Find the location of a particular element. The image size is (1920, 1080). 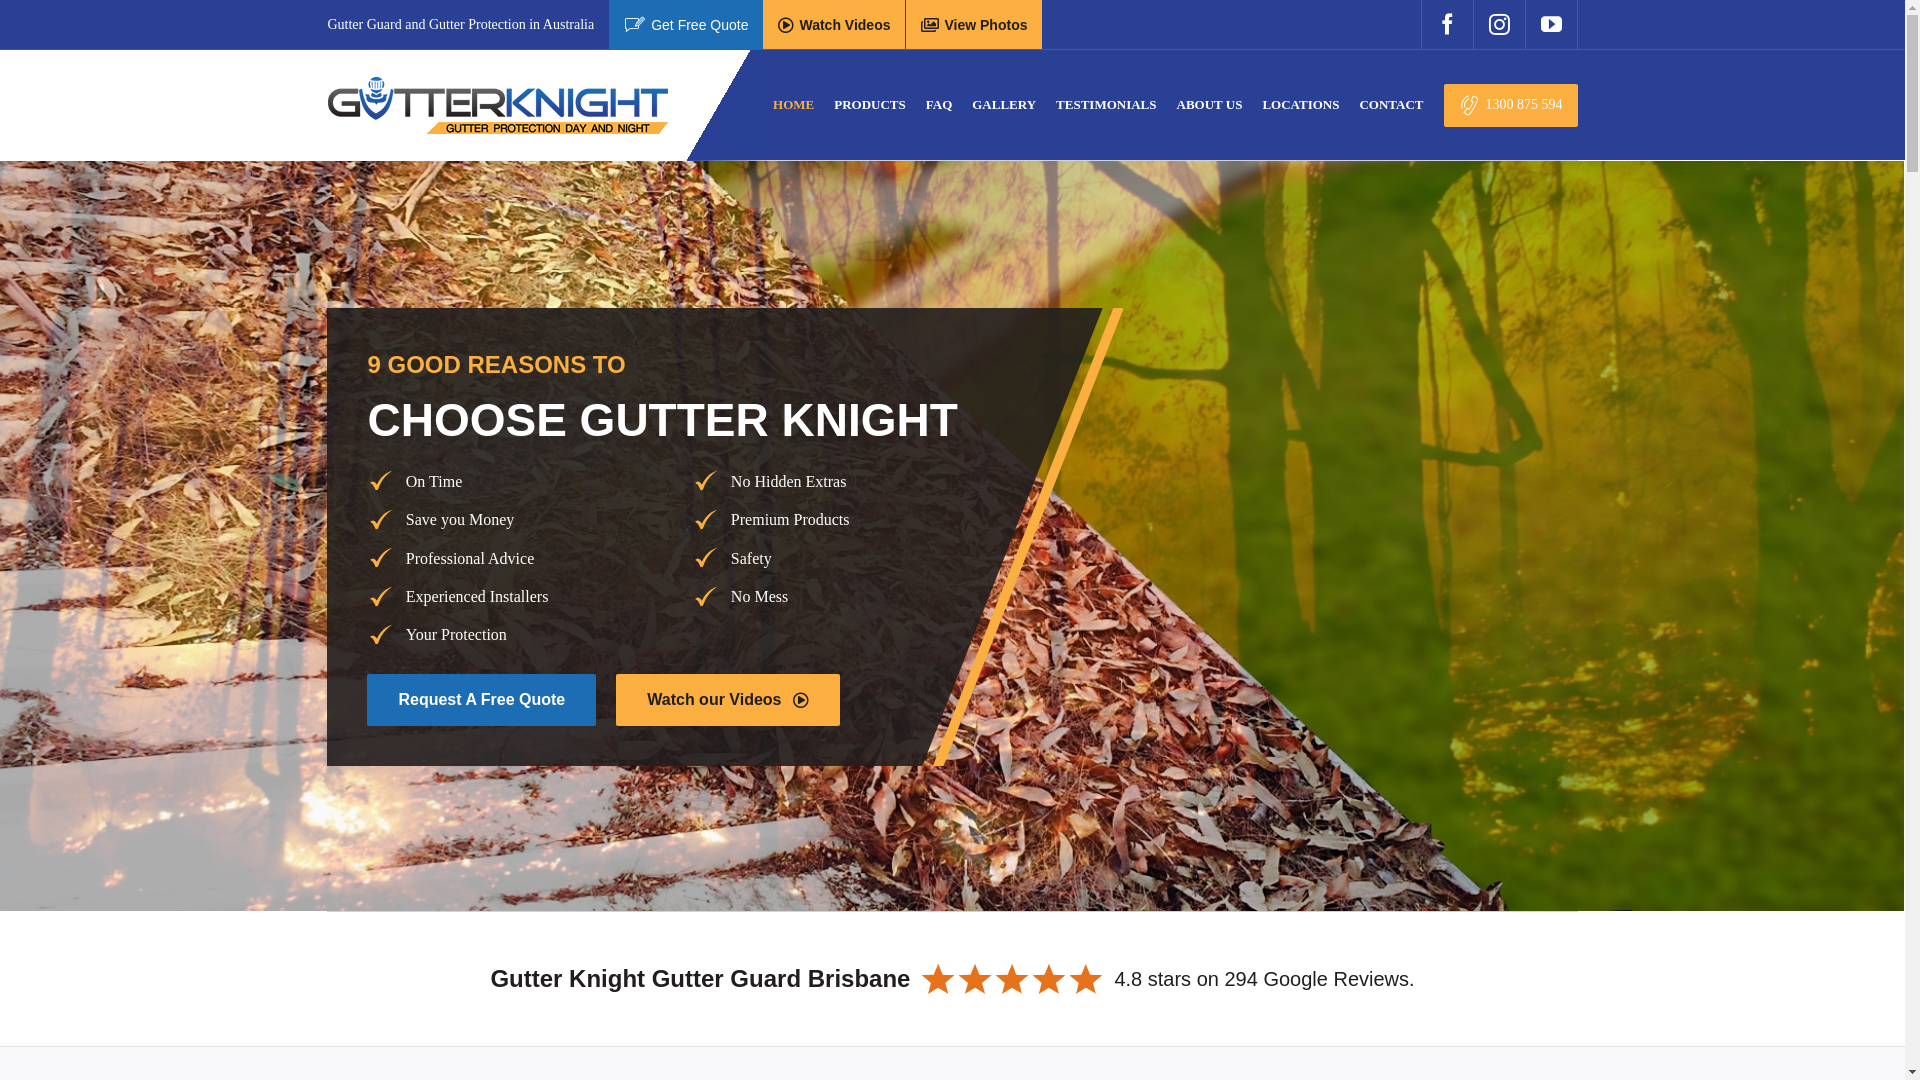

'GALLERY' is located at coordinates (971, 104).